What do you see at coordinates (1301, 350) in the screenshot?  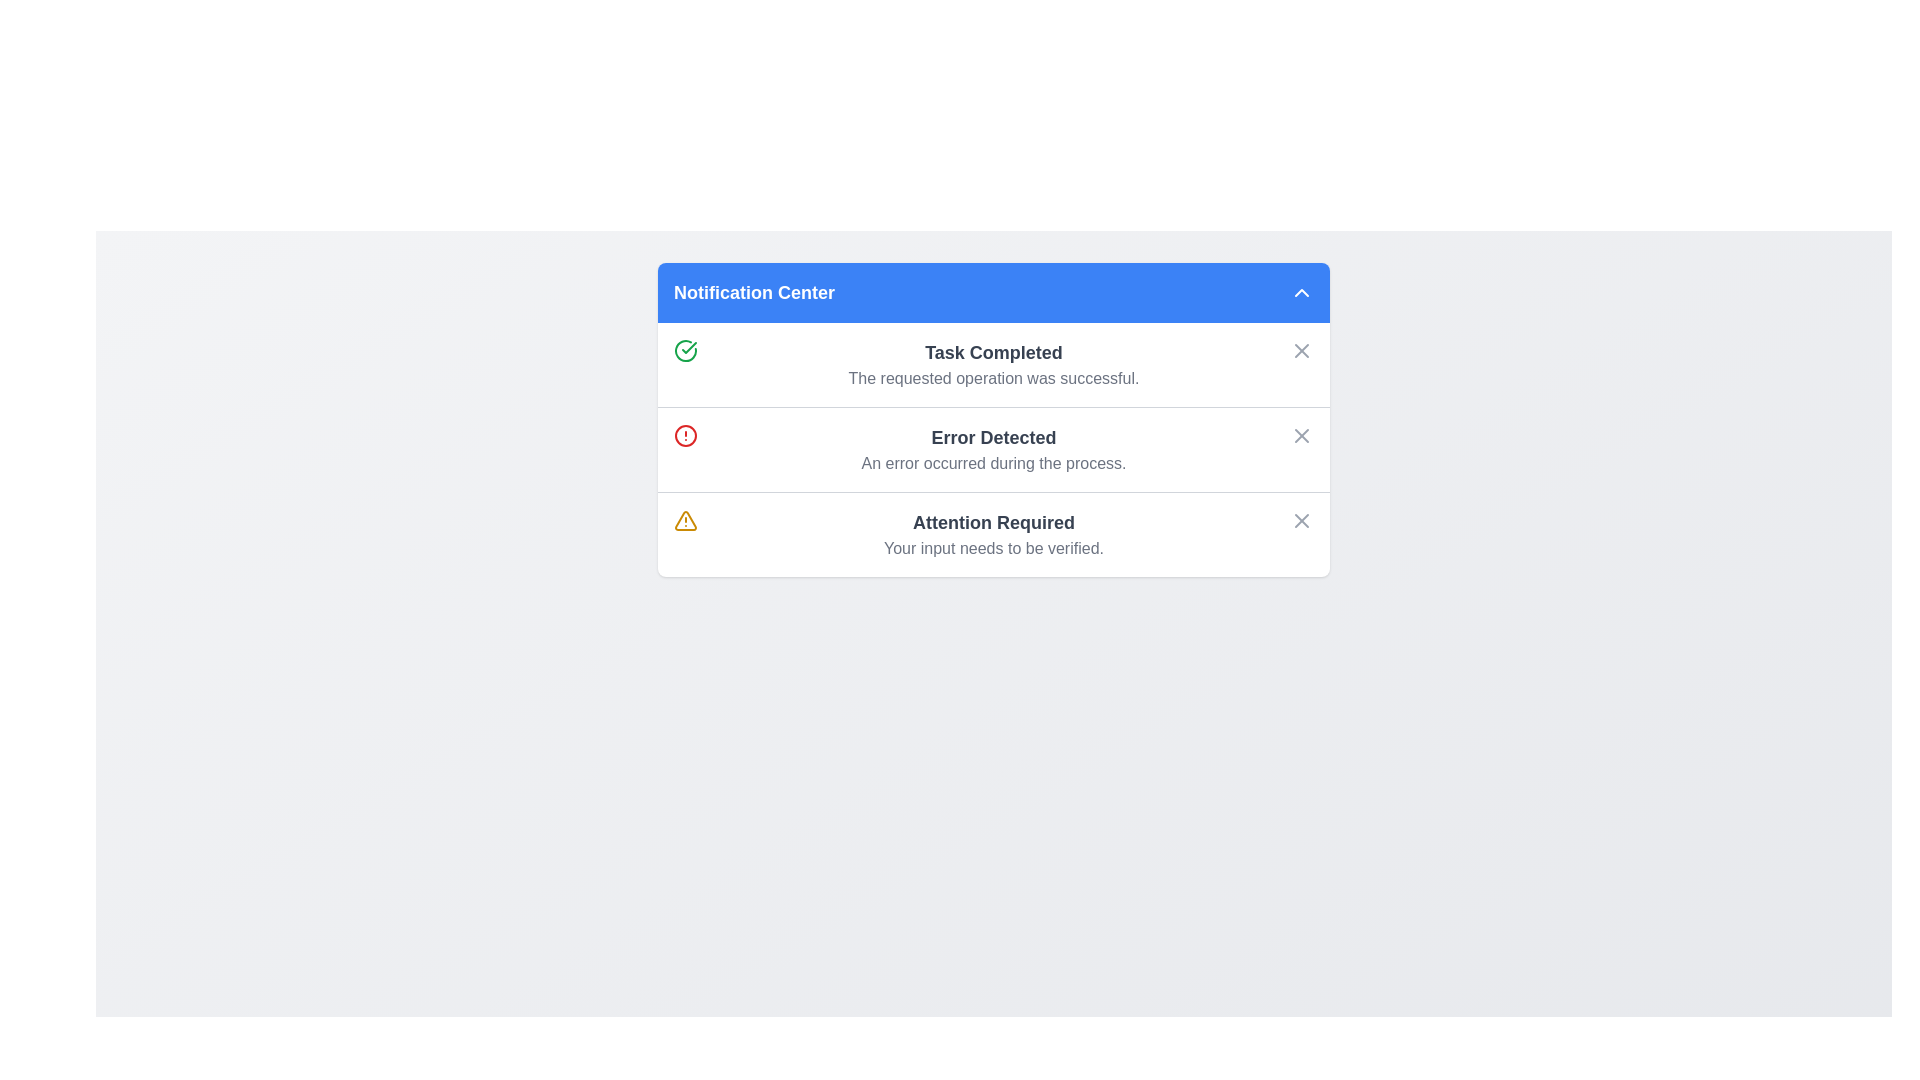 I see `the close icon button located on the far right of the 'Task Completed' notification entry in the Notification Center` at bounding box center [1301, 350].